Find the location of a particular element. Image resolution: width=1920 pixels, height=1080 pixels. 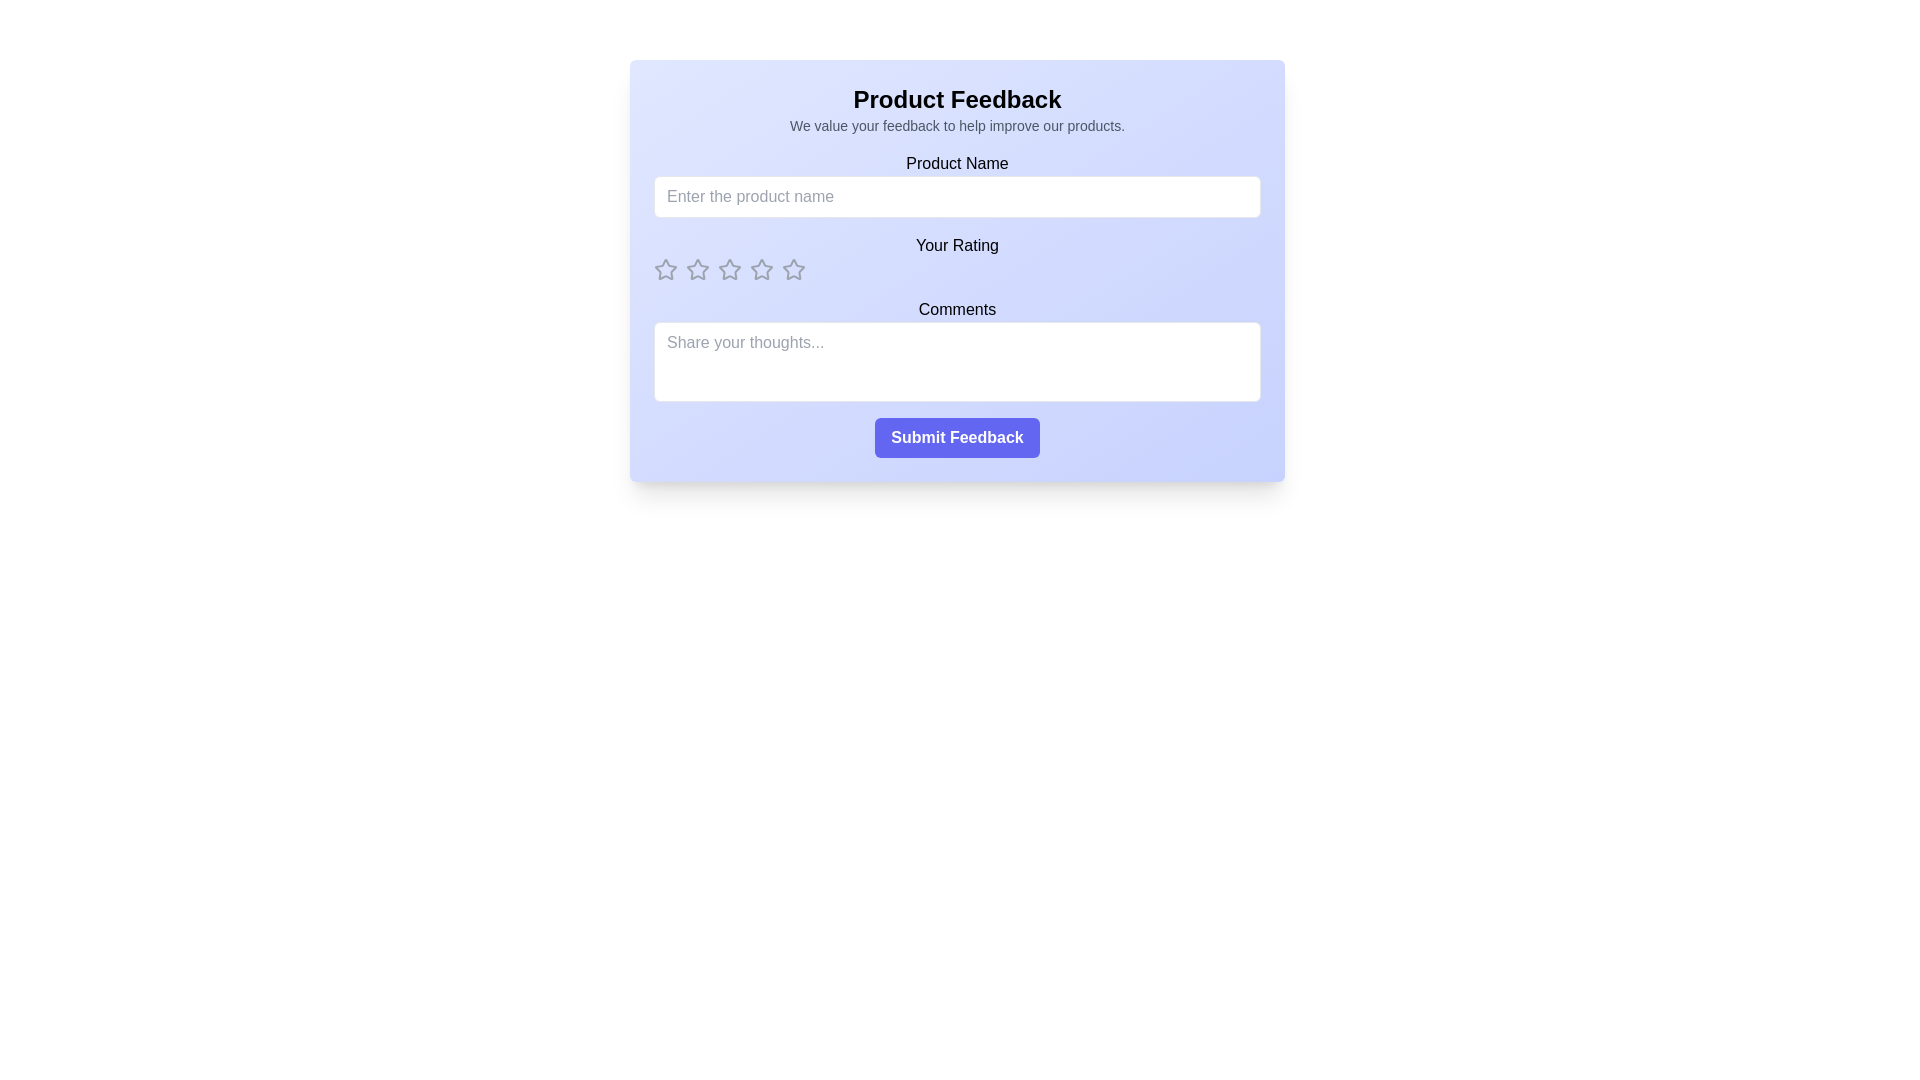

the third star icon in the row of five under the 'Your Rating' label is located at coordinates (697, 270).